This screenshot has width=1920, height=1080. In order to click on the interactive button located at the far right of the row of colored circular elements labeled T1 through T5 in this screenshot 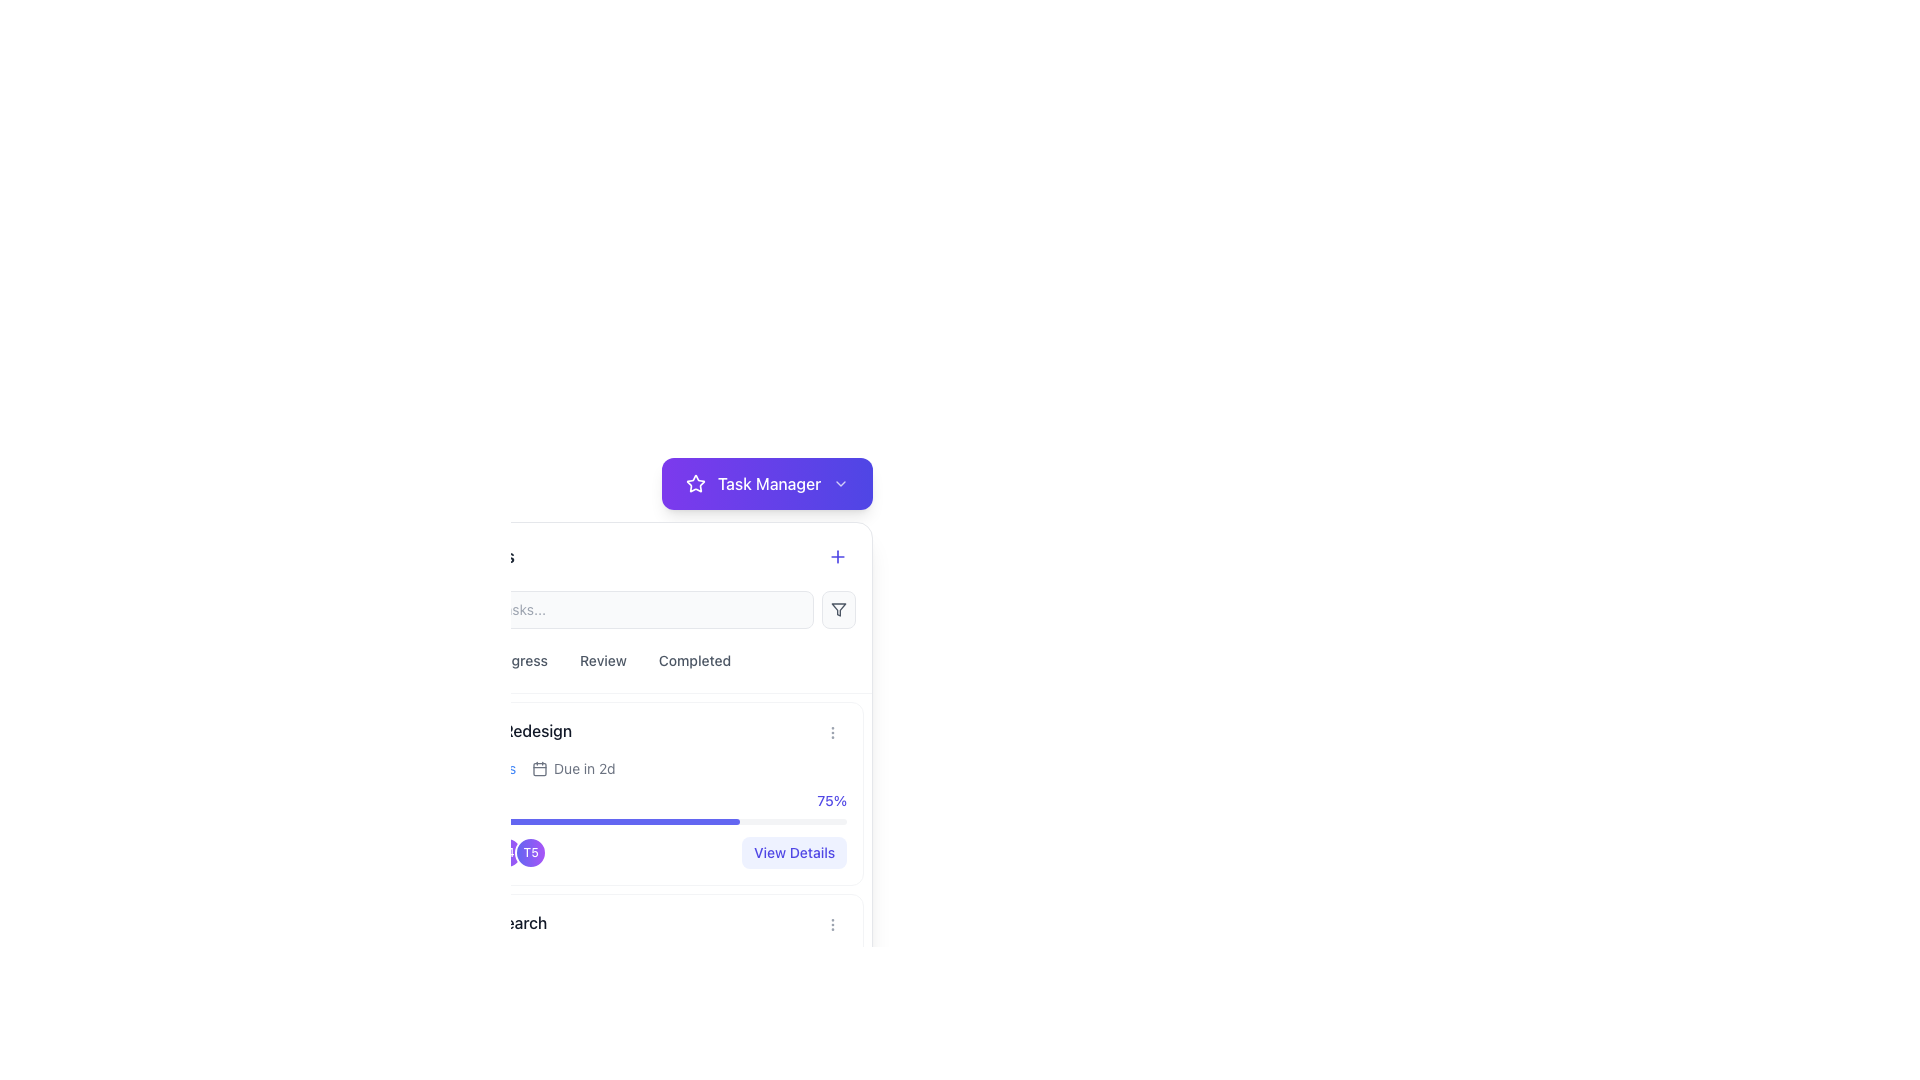, I will do `click(793, 852)`.